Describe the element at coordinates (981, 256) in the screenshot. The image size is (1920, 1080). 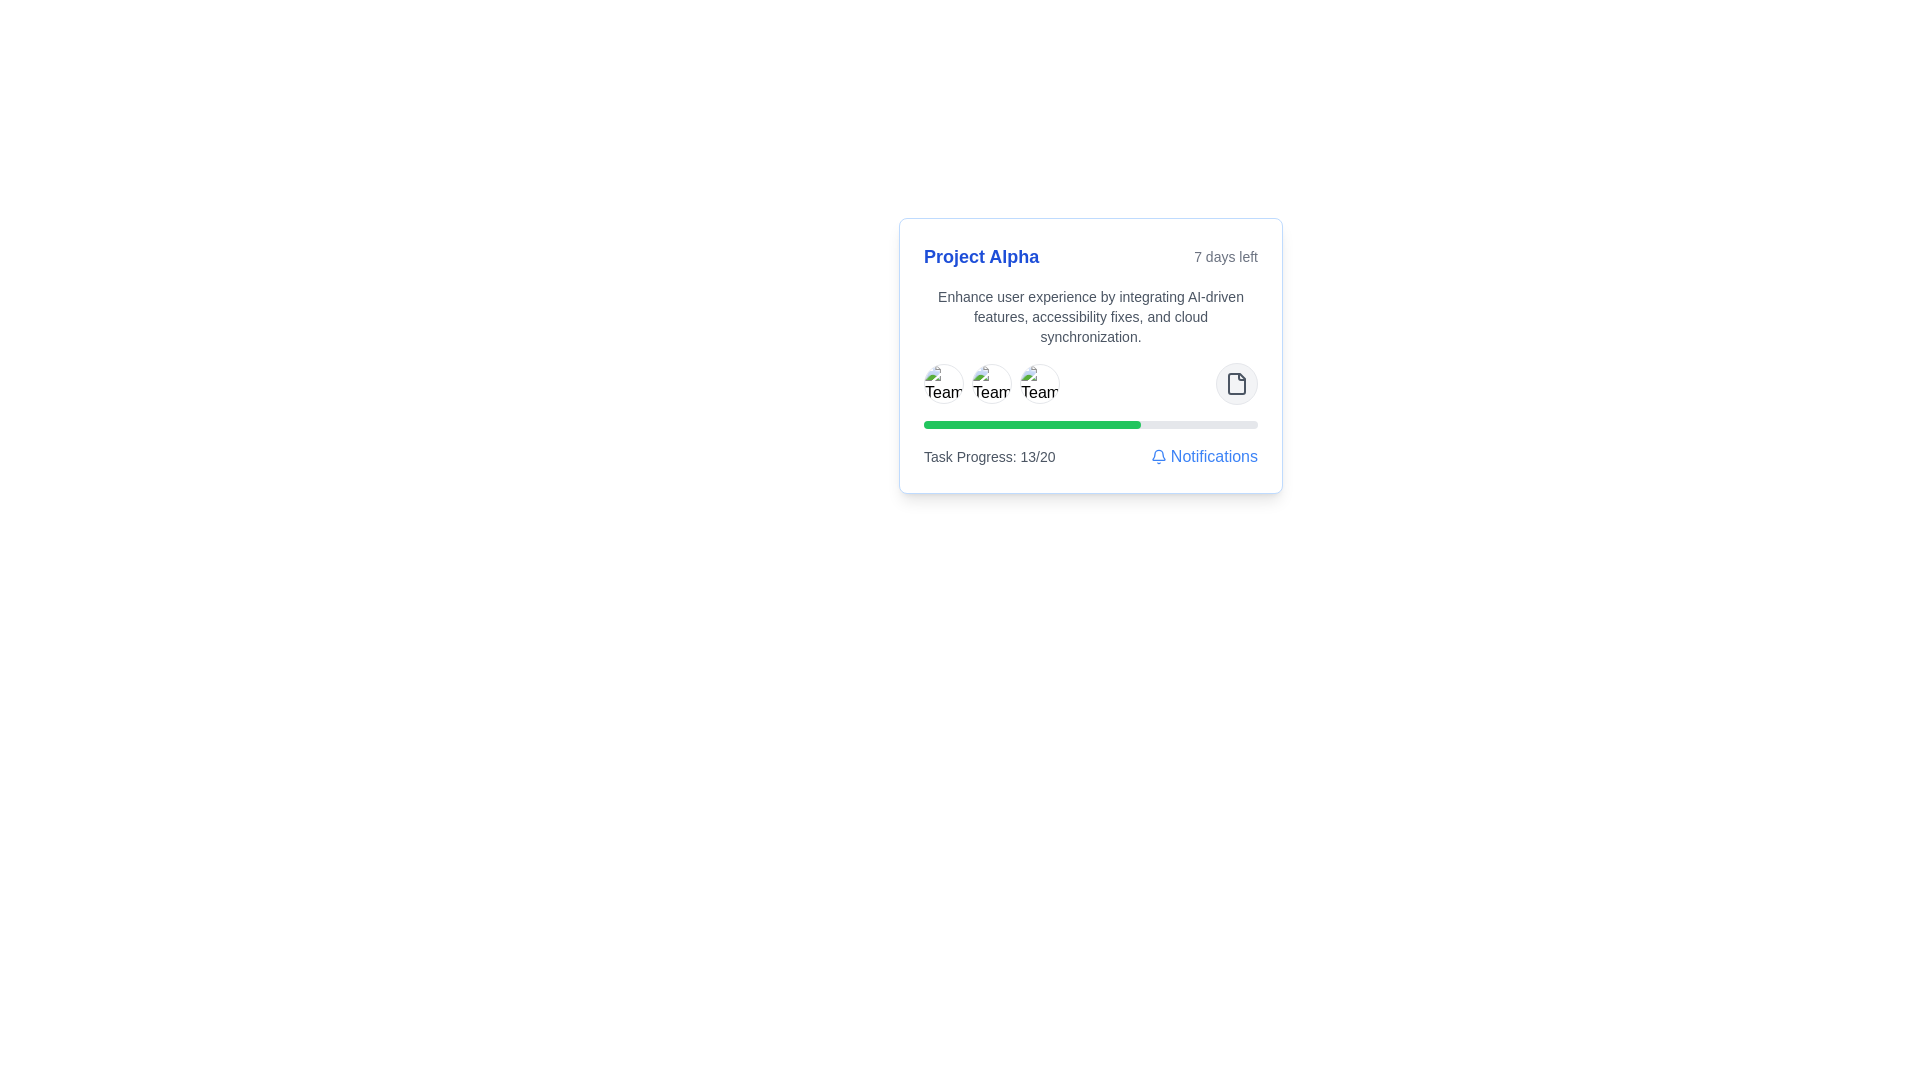
I see `the project title label that is positioned to the left of the text '7 days left' in the project management interface` at that location.